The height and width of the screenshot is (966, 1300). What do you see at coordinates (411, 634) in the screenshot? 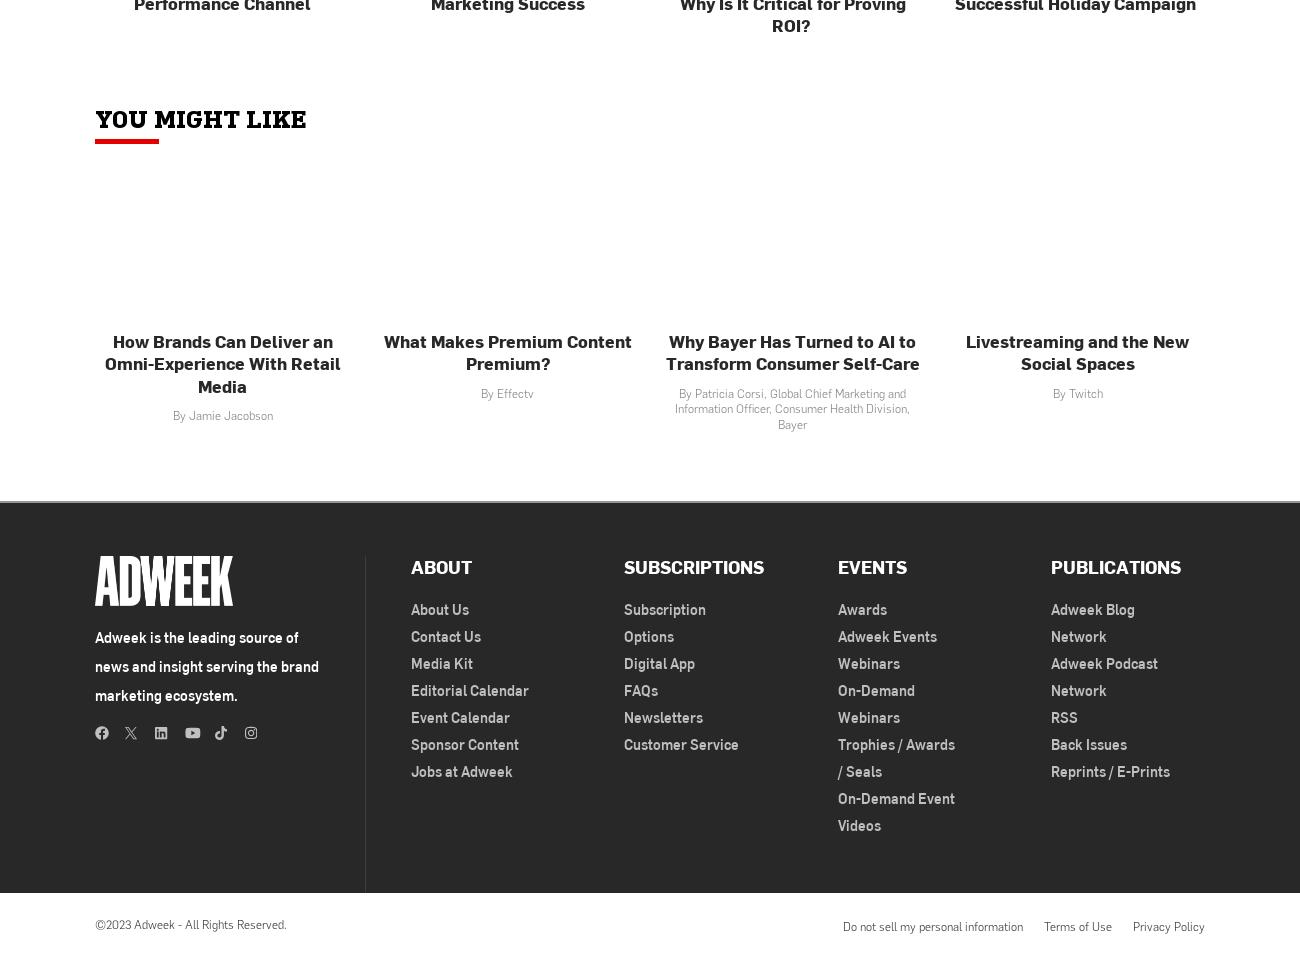
I see `'Contact Us'` at bounding box center [411, 634].